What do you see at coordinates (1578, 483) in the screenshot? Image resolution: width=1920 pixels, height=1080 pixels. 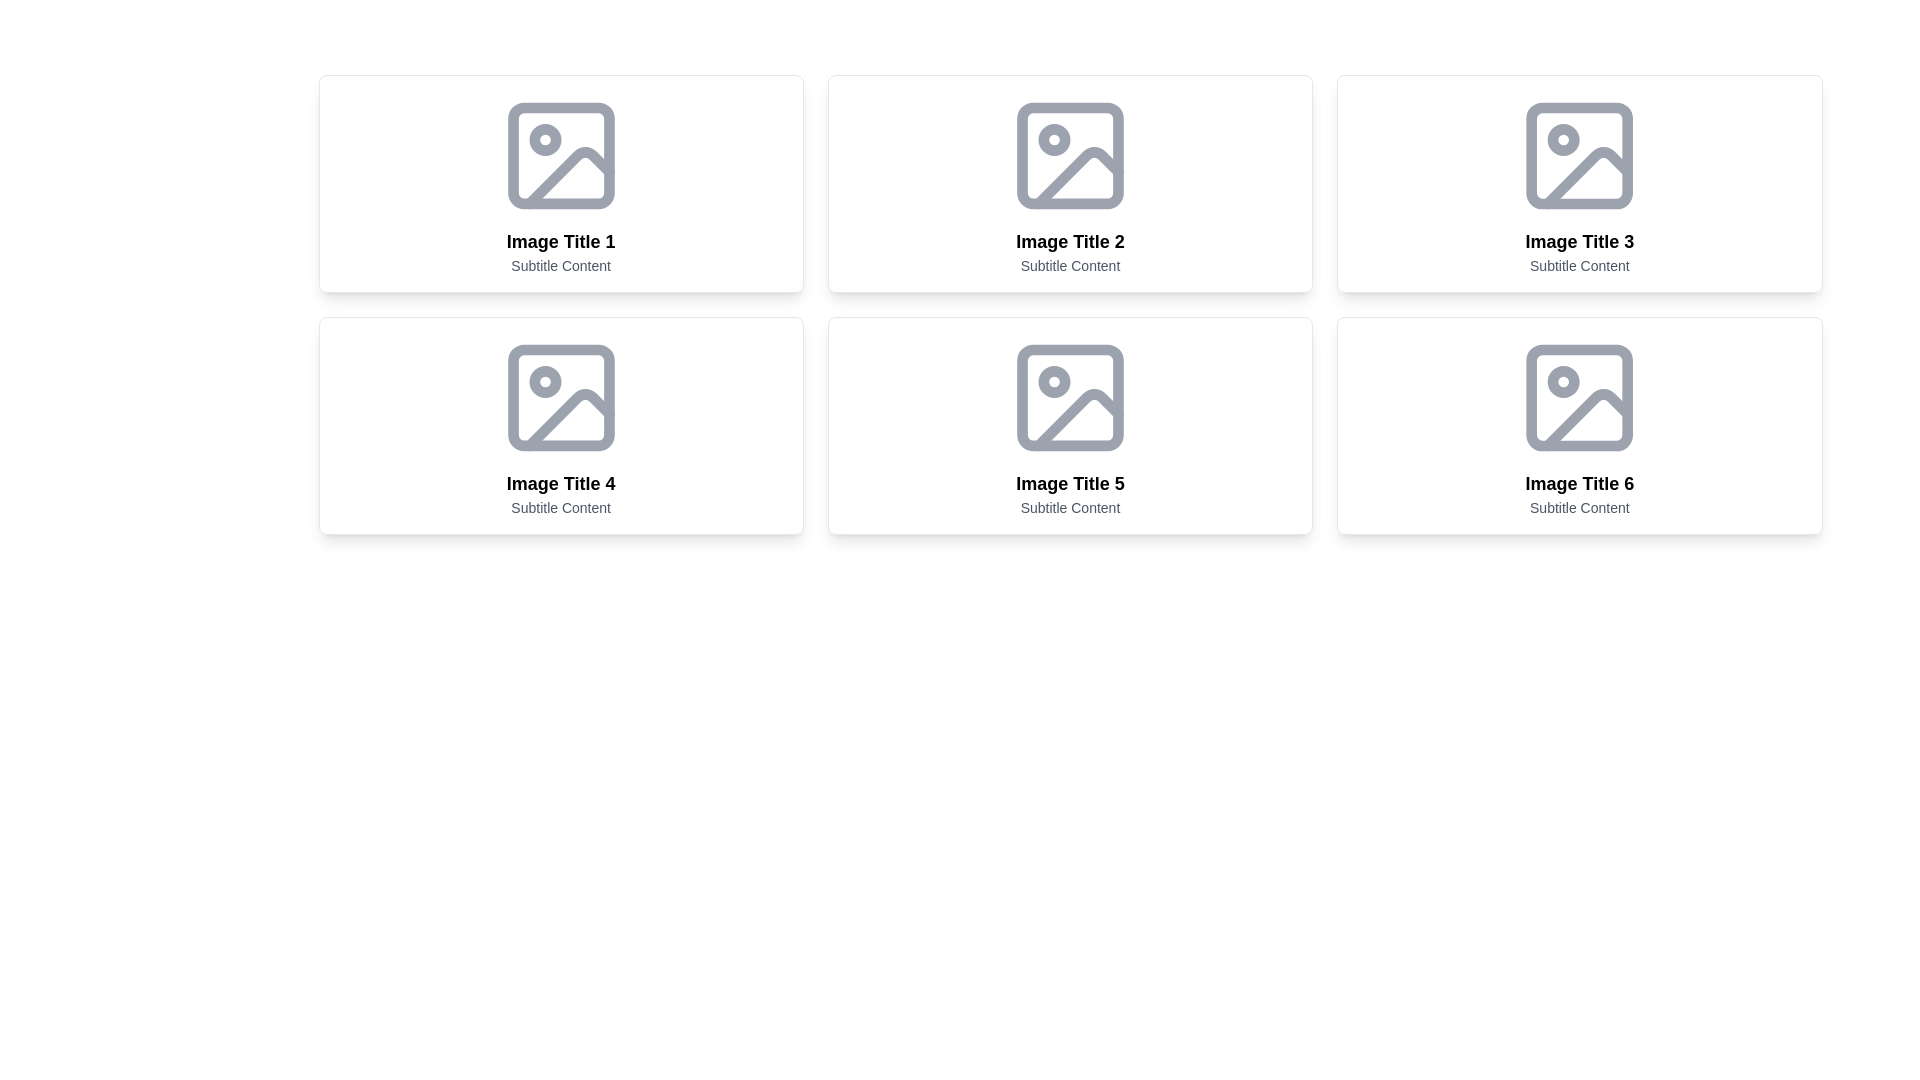 I see `the text label that serves as the title for the sixth card in a grid, positioned below the image placeholder and above the subtitle text` at bounding box center [1578, 483].